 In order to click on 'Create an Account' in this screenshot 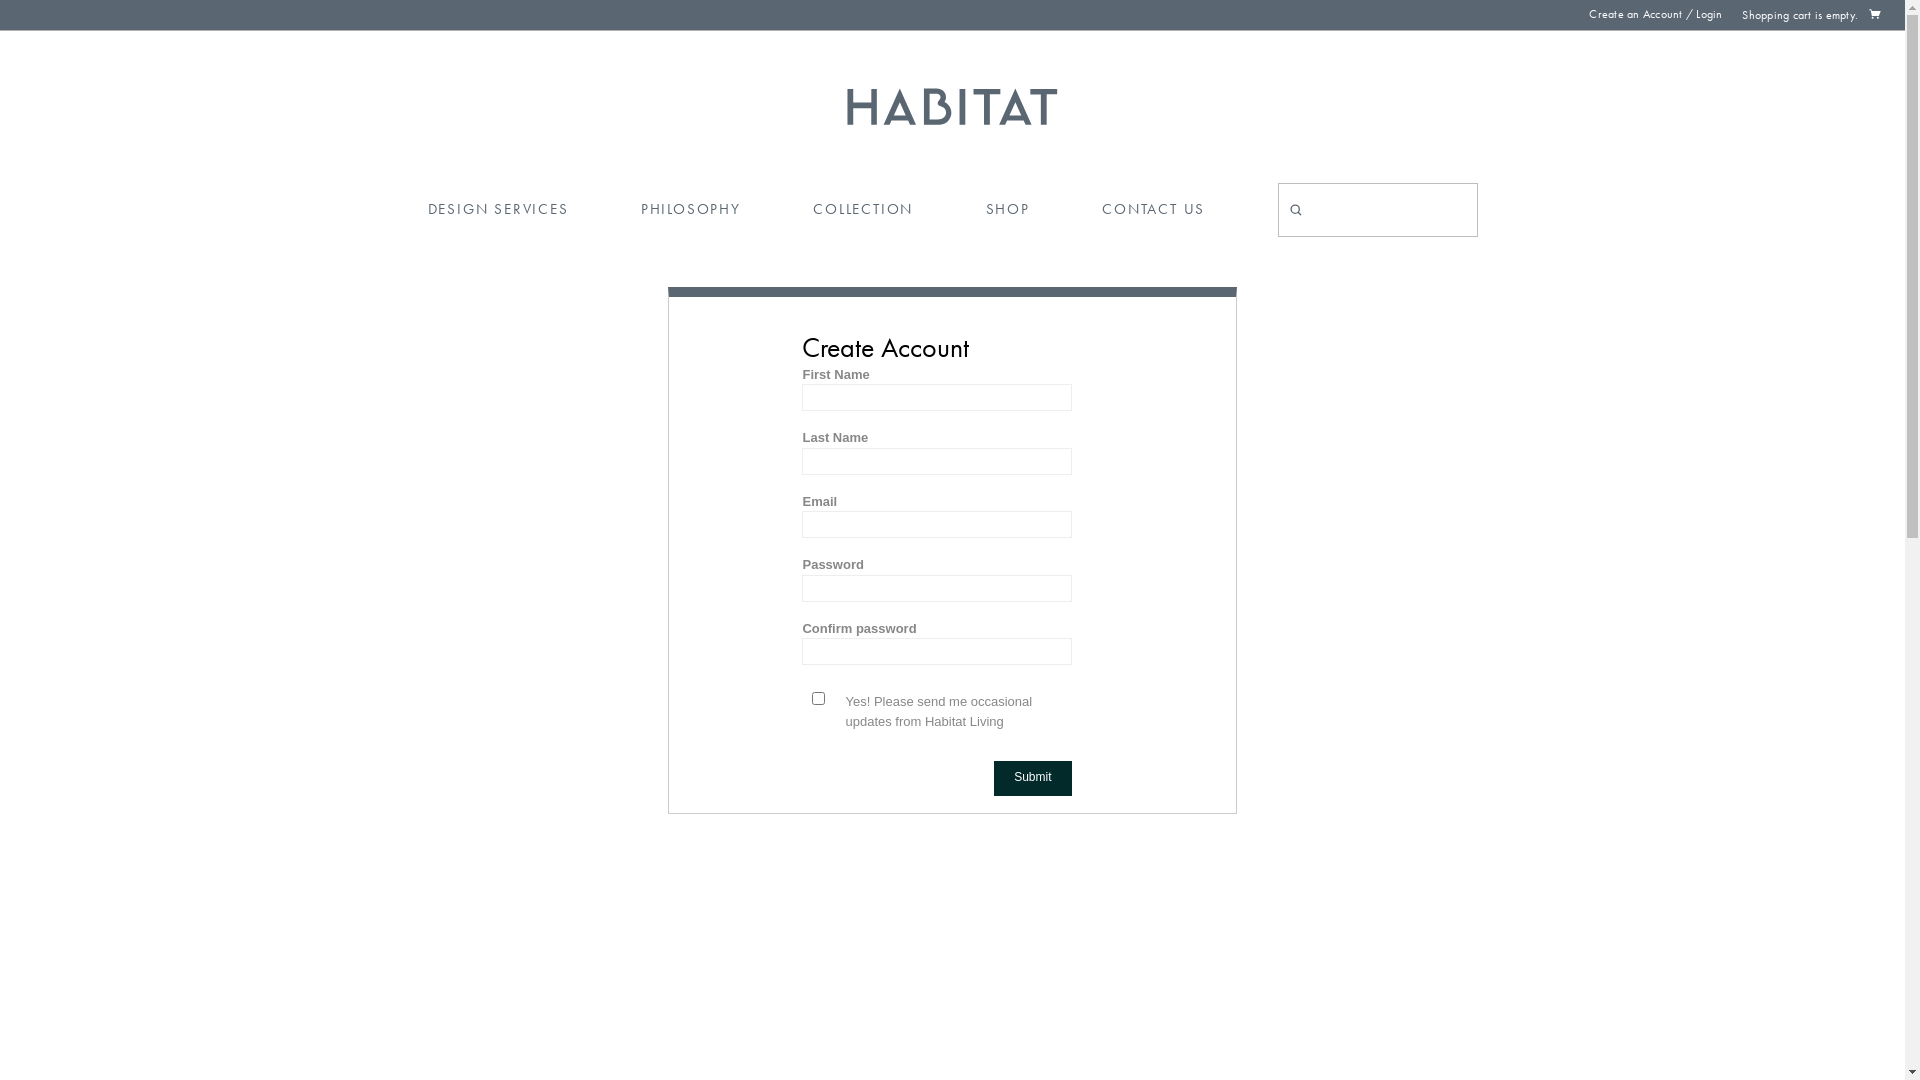, I will do `click(1635, 14)`.